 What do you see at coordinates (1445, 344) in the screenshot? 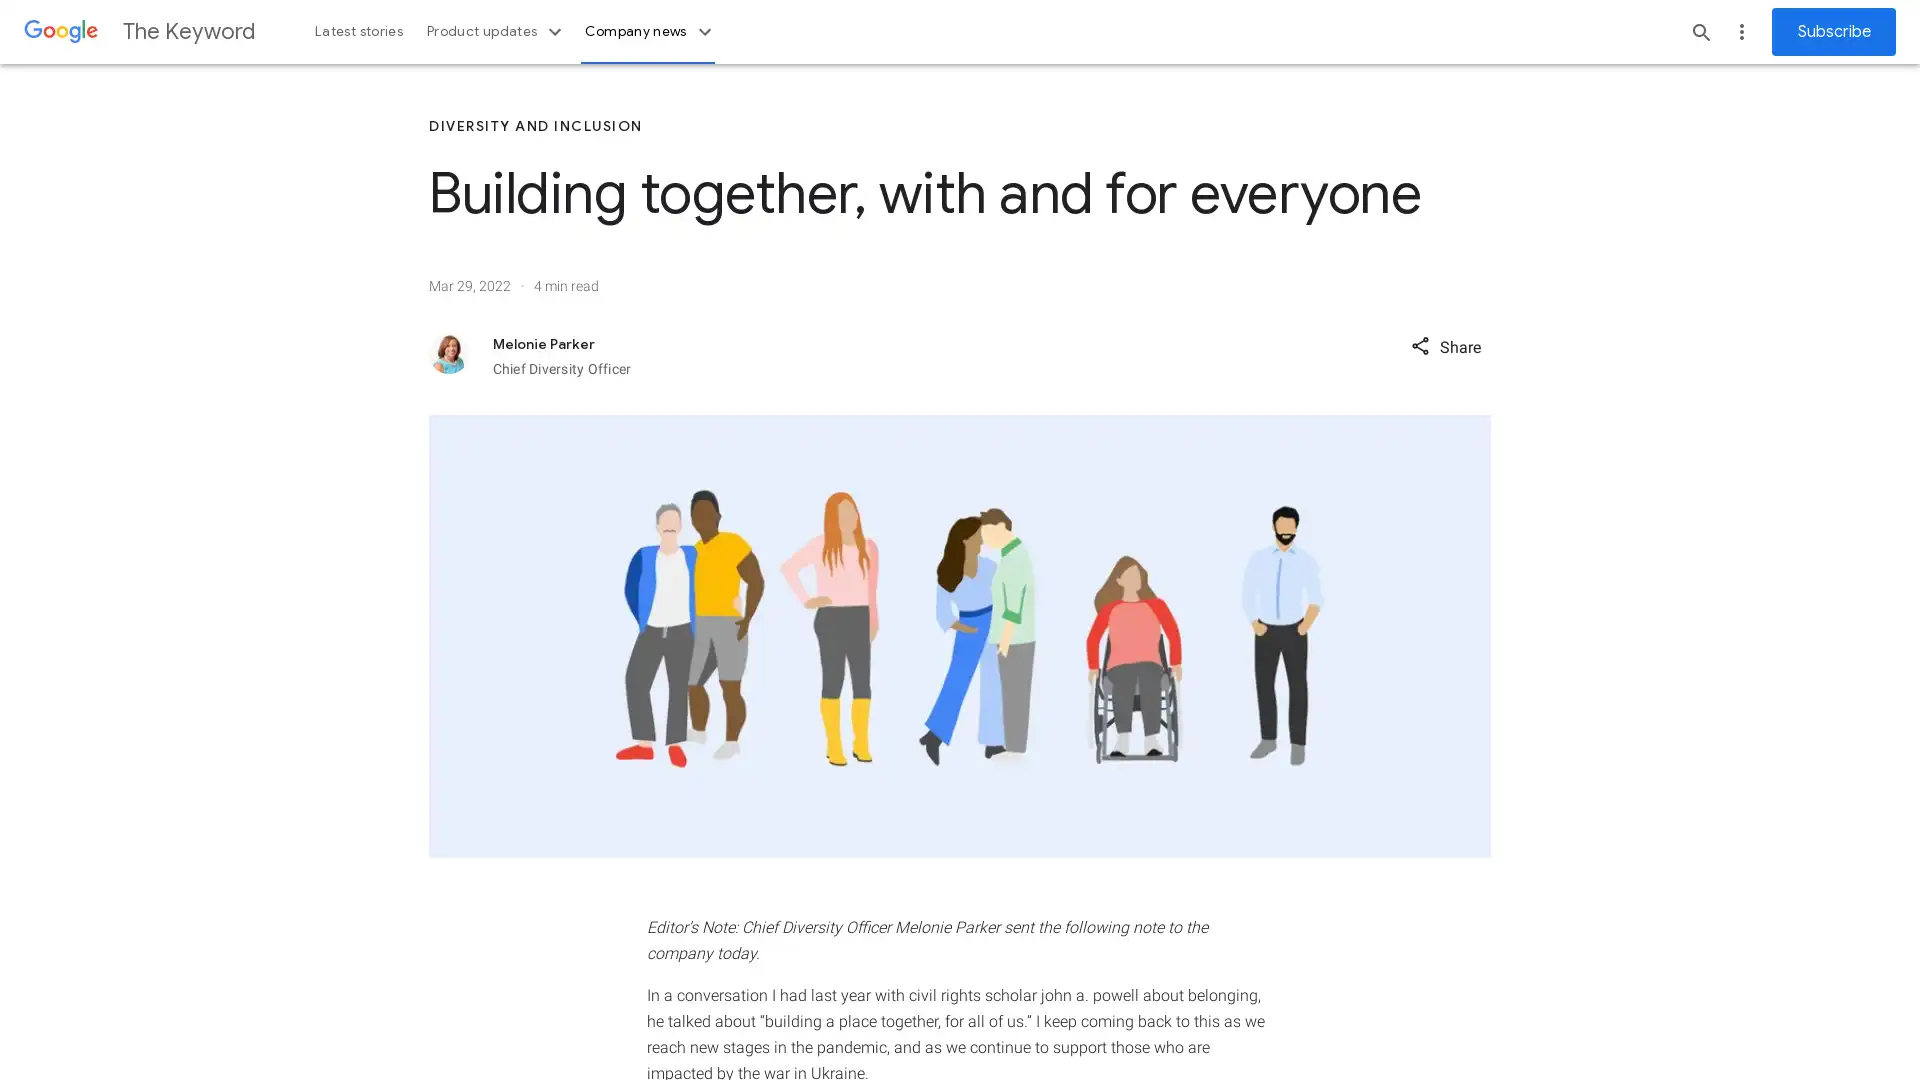
I see `Share` at bounding box center [1445, 344].